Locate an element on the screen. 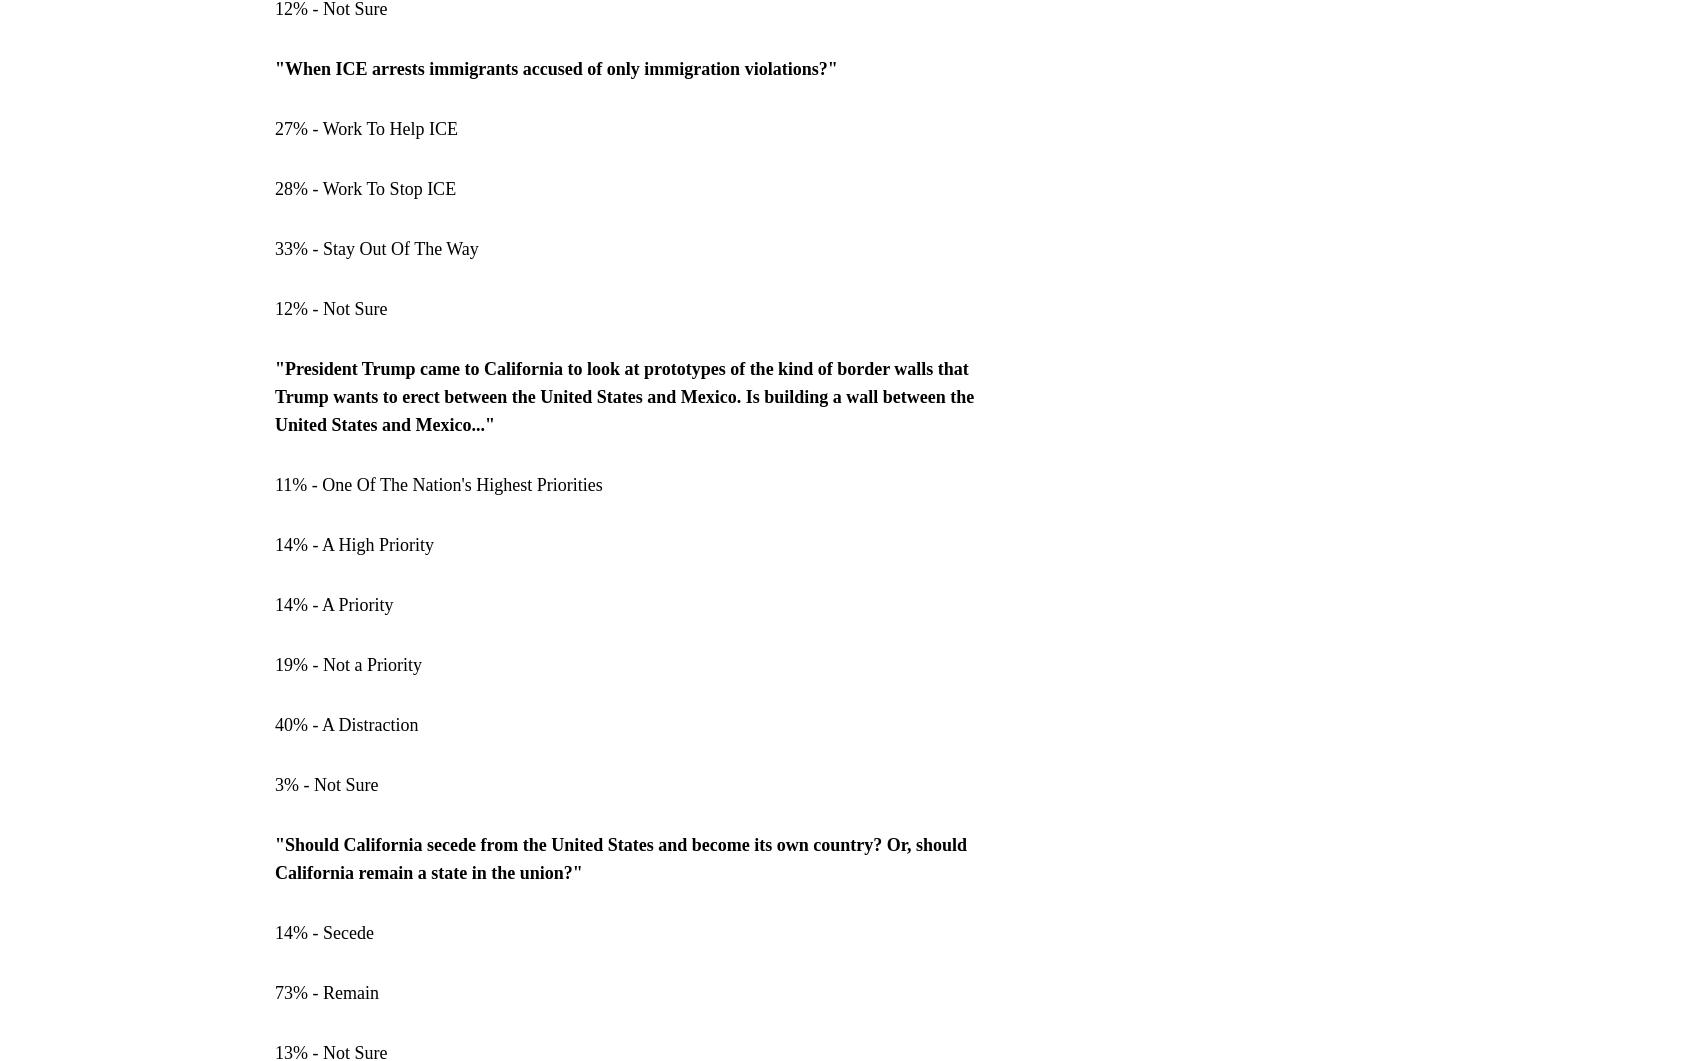 This screenshot has height=1061, width=1692. '27%	- Work To Help ICE' is located at coordinates (366, 129).